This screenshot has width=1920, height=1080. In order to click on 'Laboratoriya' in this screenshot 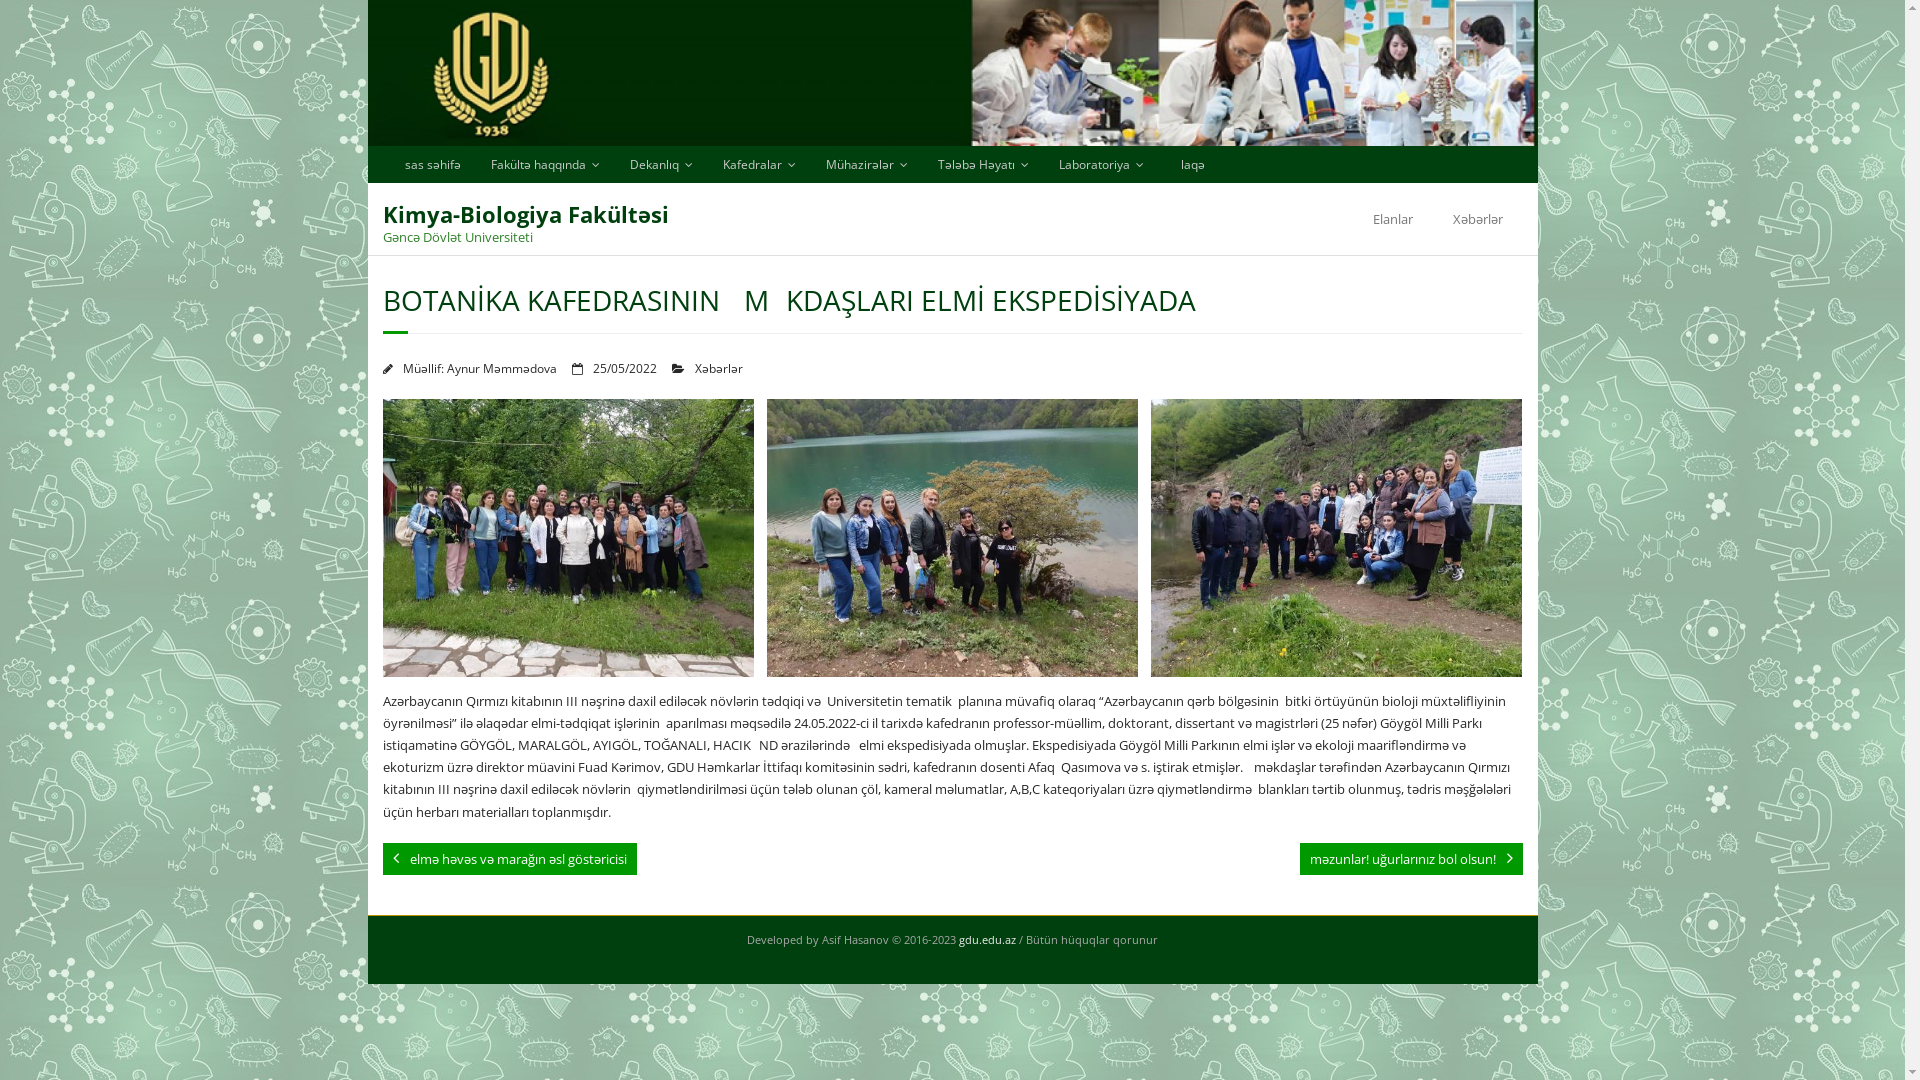, I will do `click(1100, 163)`.